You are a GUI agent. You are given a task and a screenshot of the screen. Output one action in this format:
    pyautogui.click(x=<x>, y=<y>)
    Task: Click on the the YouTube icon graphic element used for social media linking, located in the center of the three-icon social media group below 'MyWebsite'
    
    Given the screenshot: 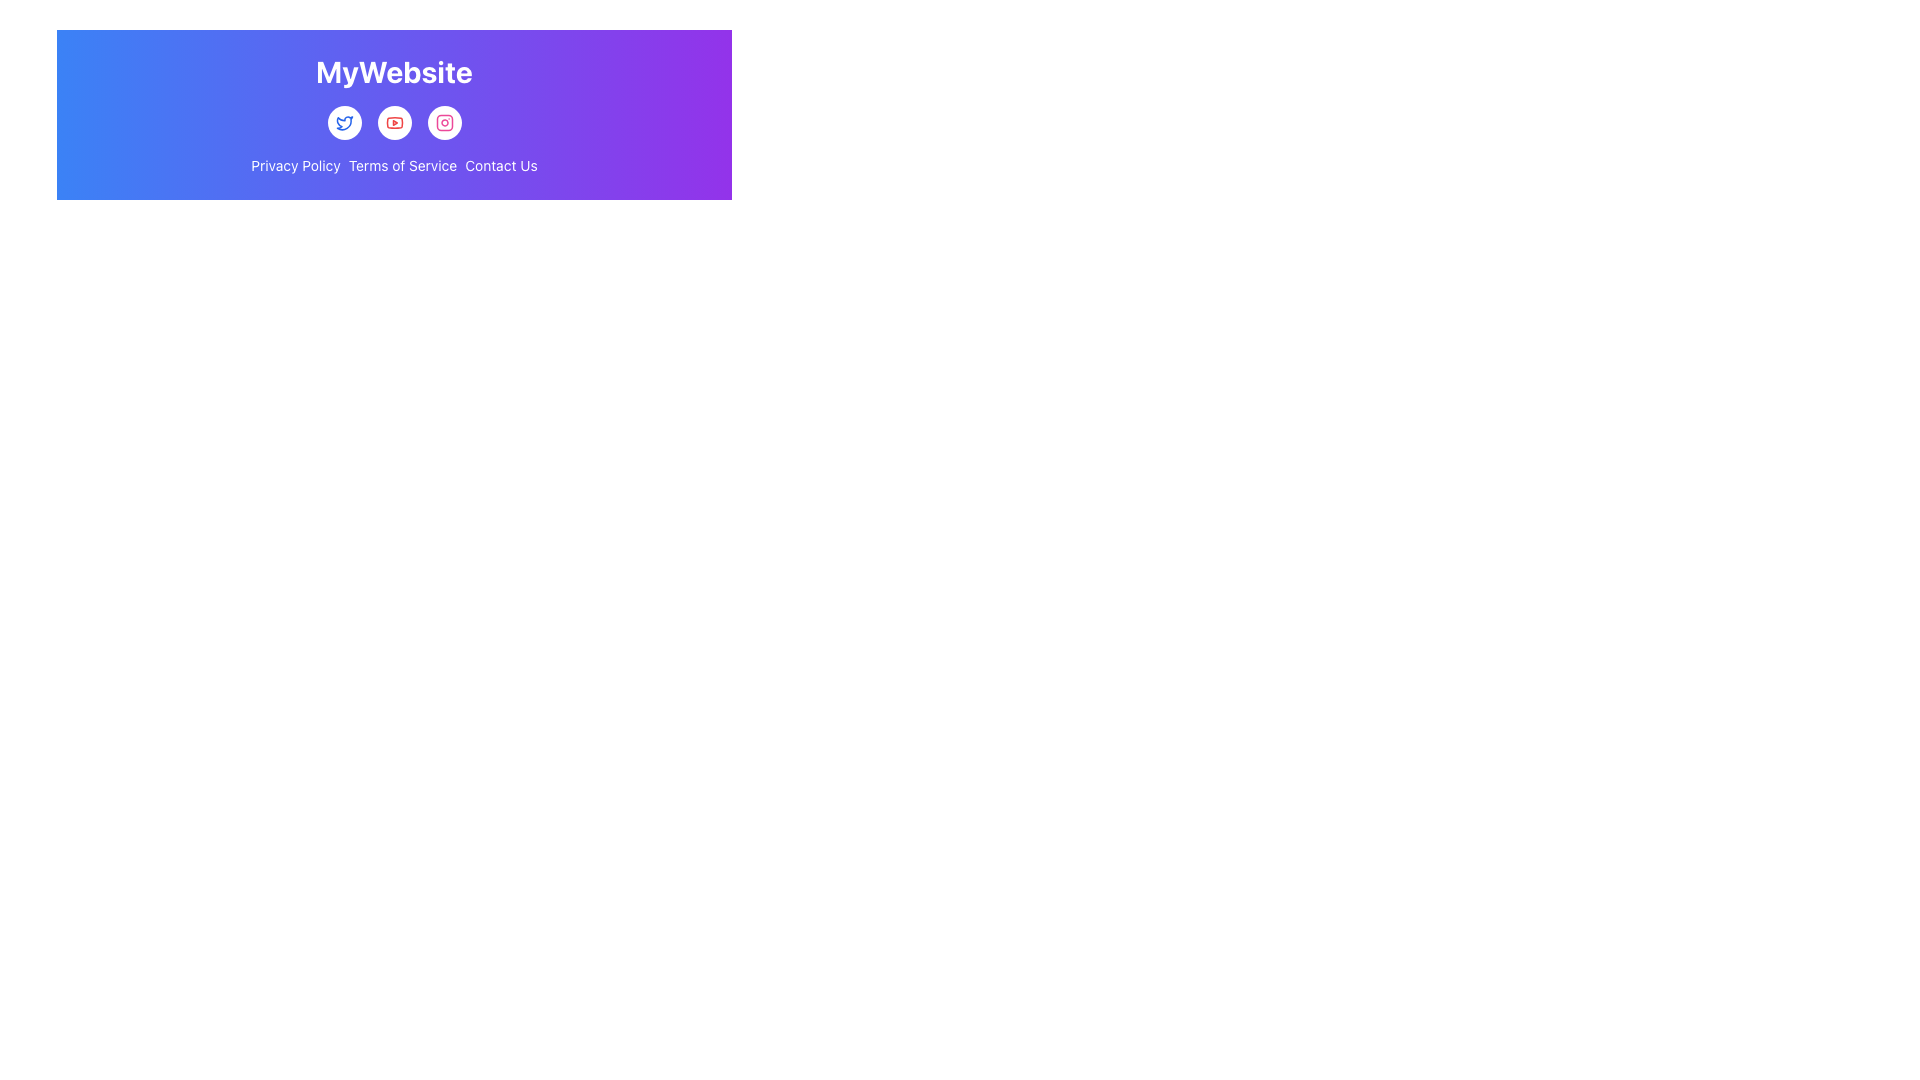 What is the action you would take?
    pyautogui.click(x=394, y=123)
    